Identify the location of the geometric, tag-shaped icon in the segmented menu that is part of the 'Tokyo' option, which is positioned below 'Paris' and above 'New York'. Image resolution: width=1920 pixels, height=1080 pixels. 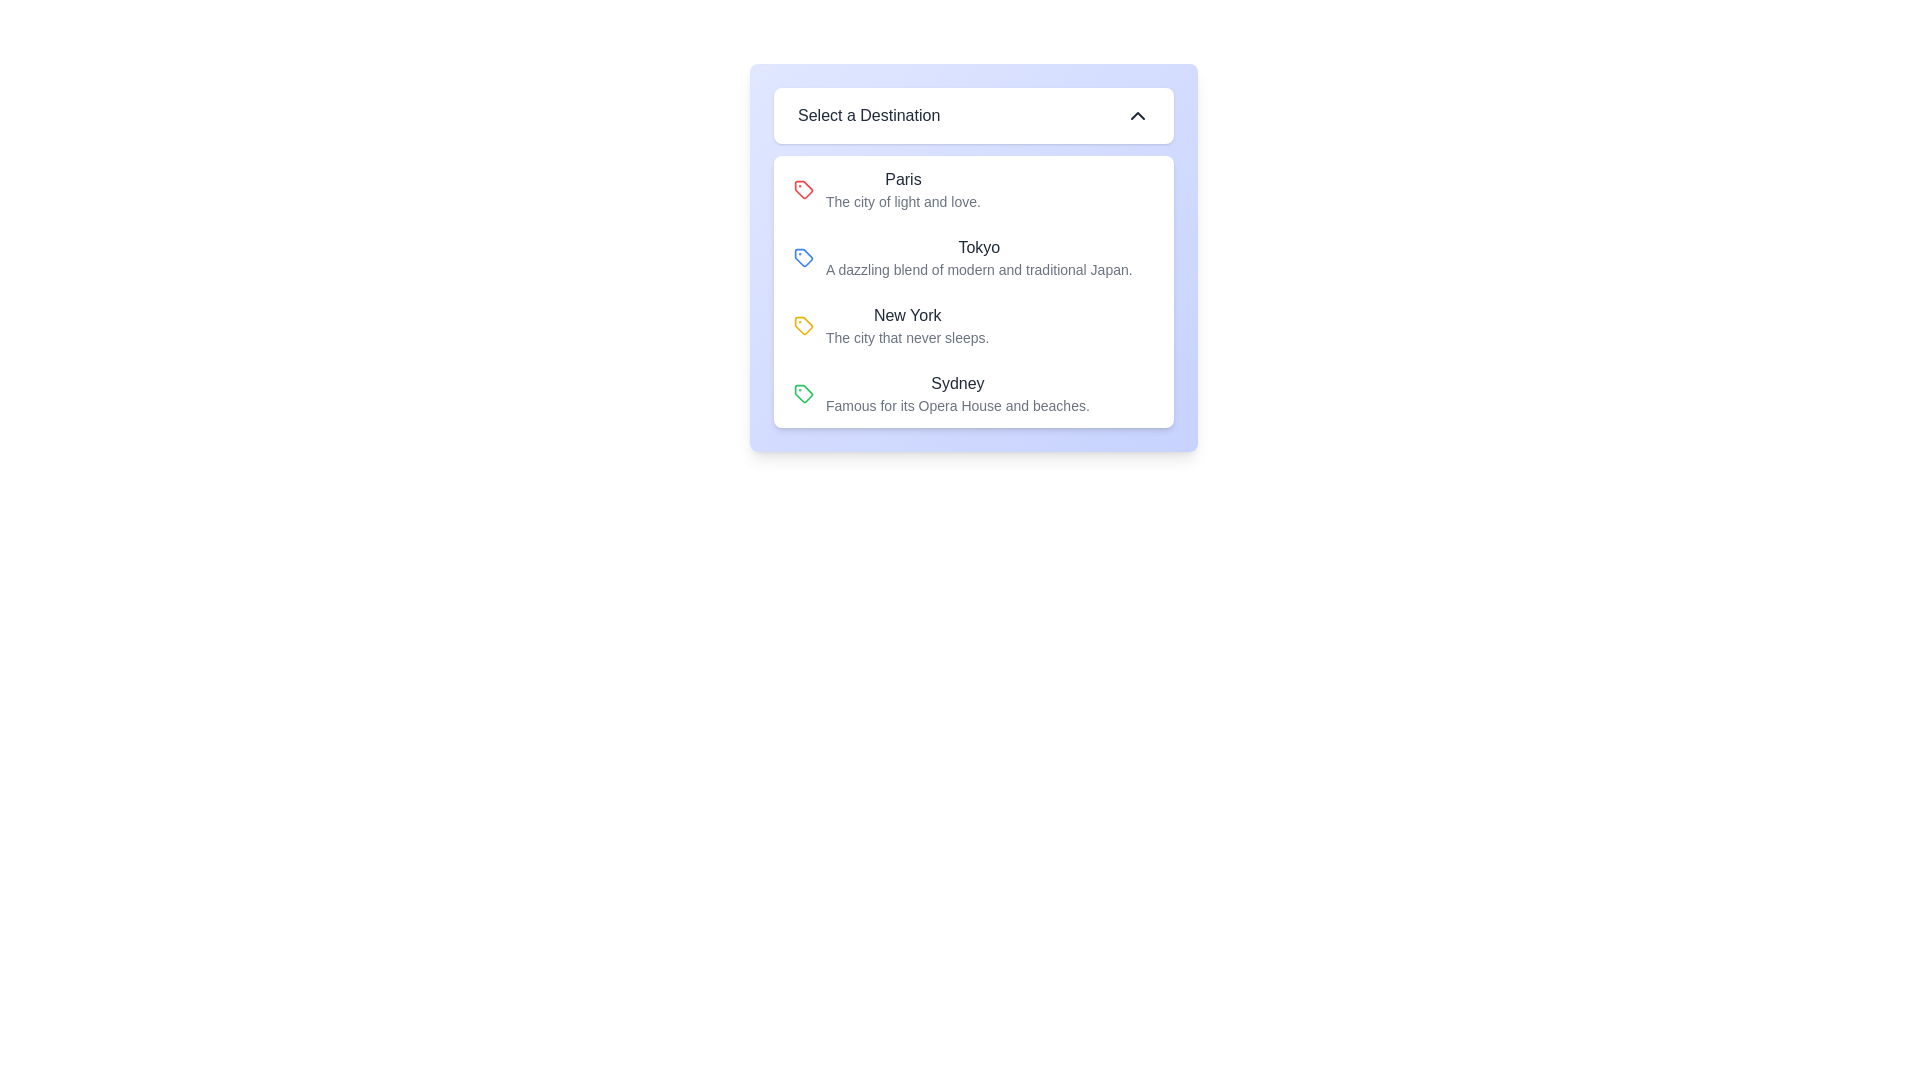
(804, 257).